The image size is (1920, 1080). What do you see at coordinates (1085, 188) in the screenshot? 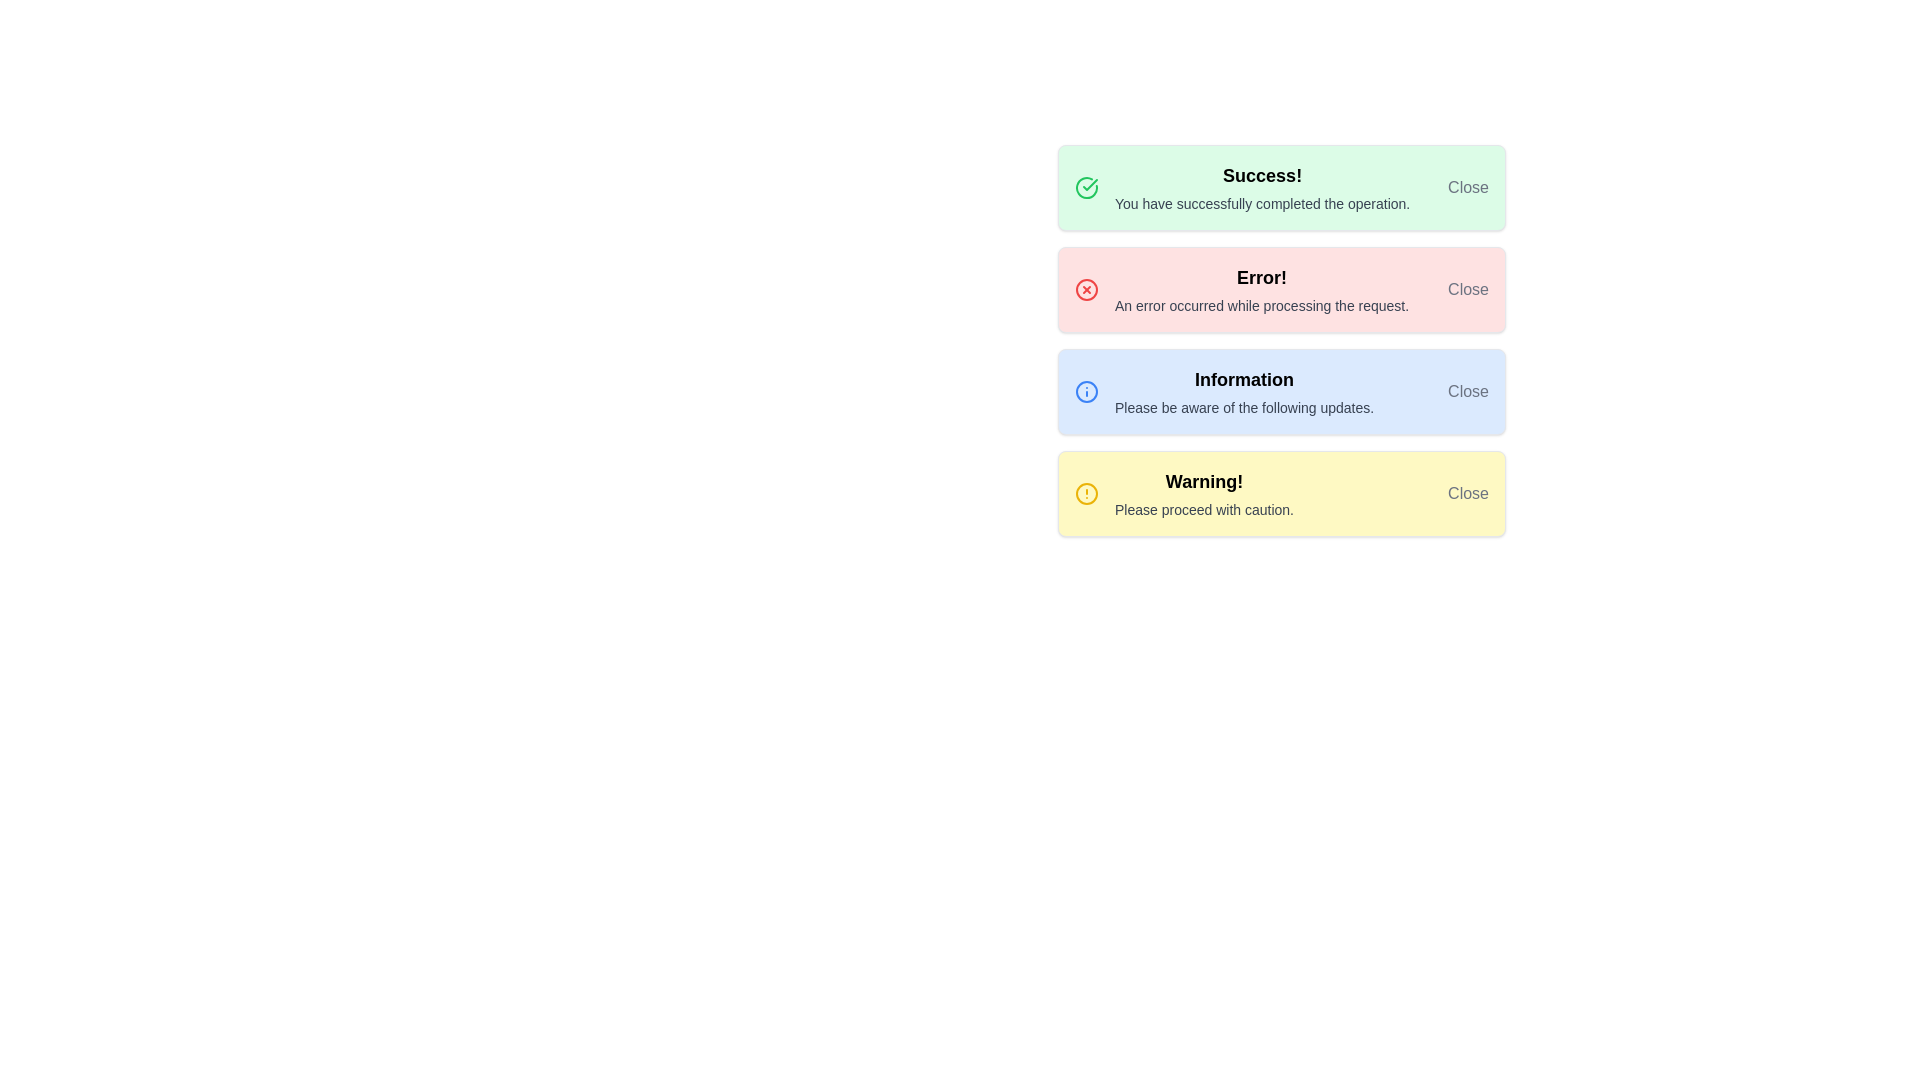
I see `the SVG graphic icon styled as a combination of a circle and a checkmark, which indicates a successful action, located at the upper-left corner of the 'Success!' notification card` at bounding box center [1085, 188].